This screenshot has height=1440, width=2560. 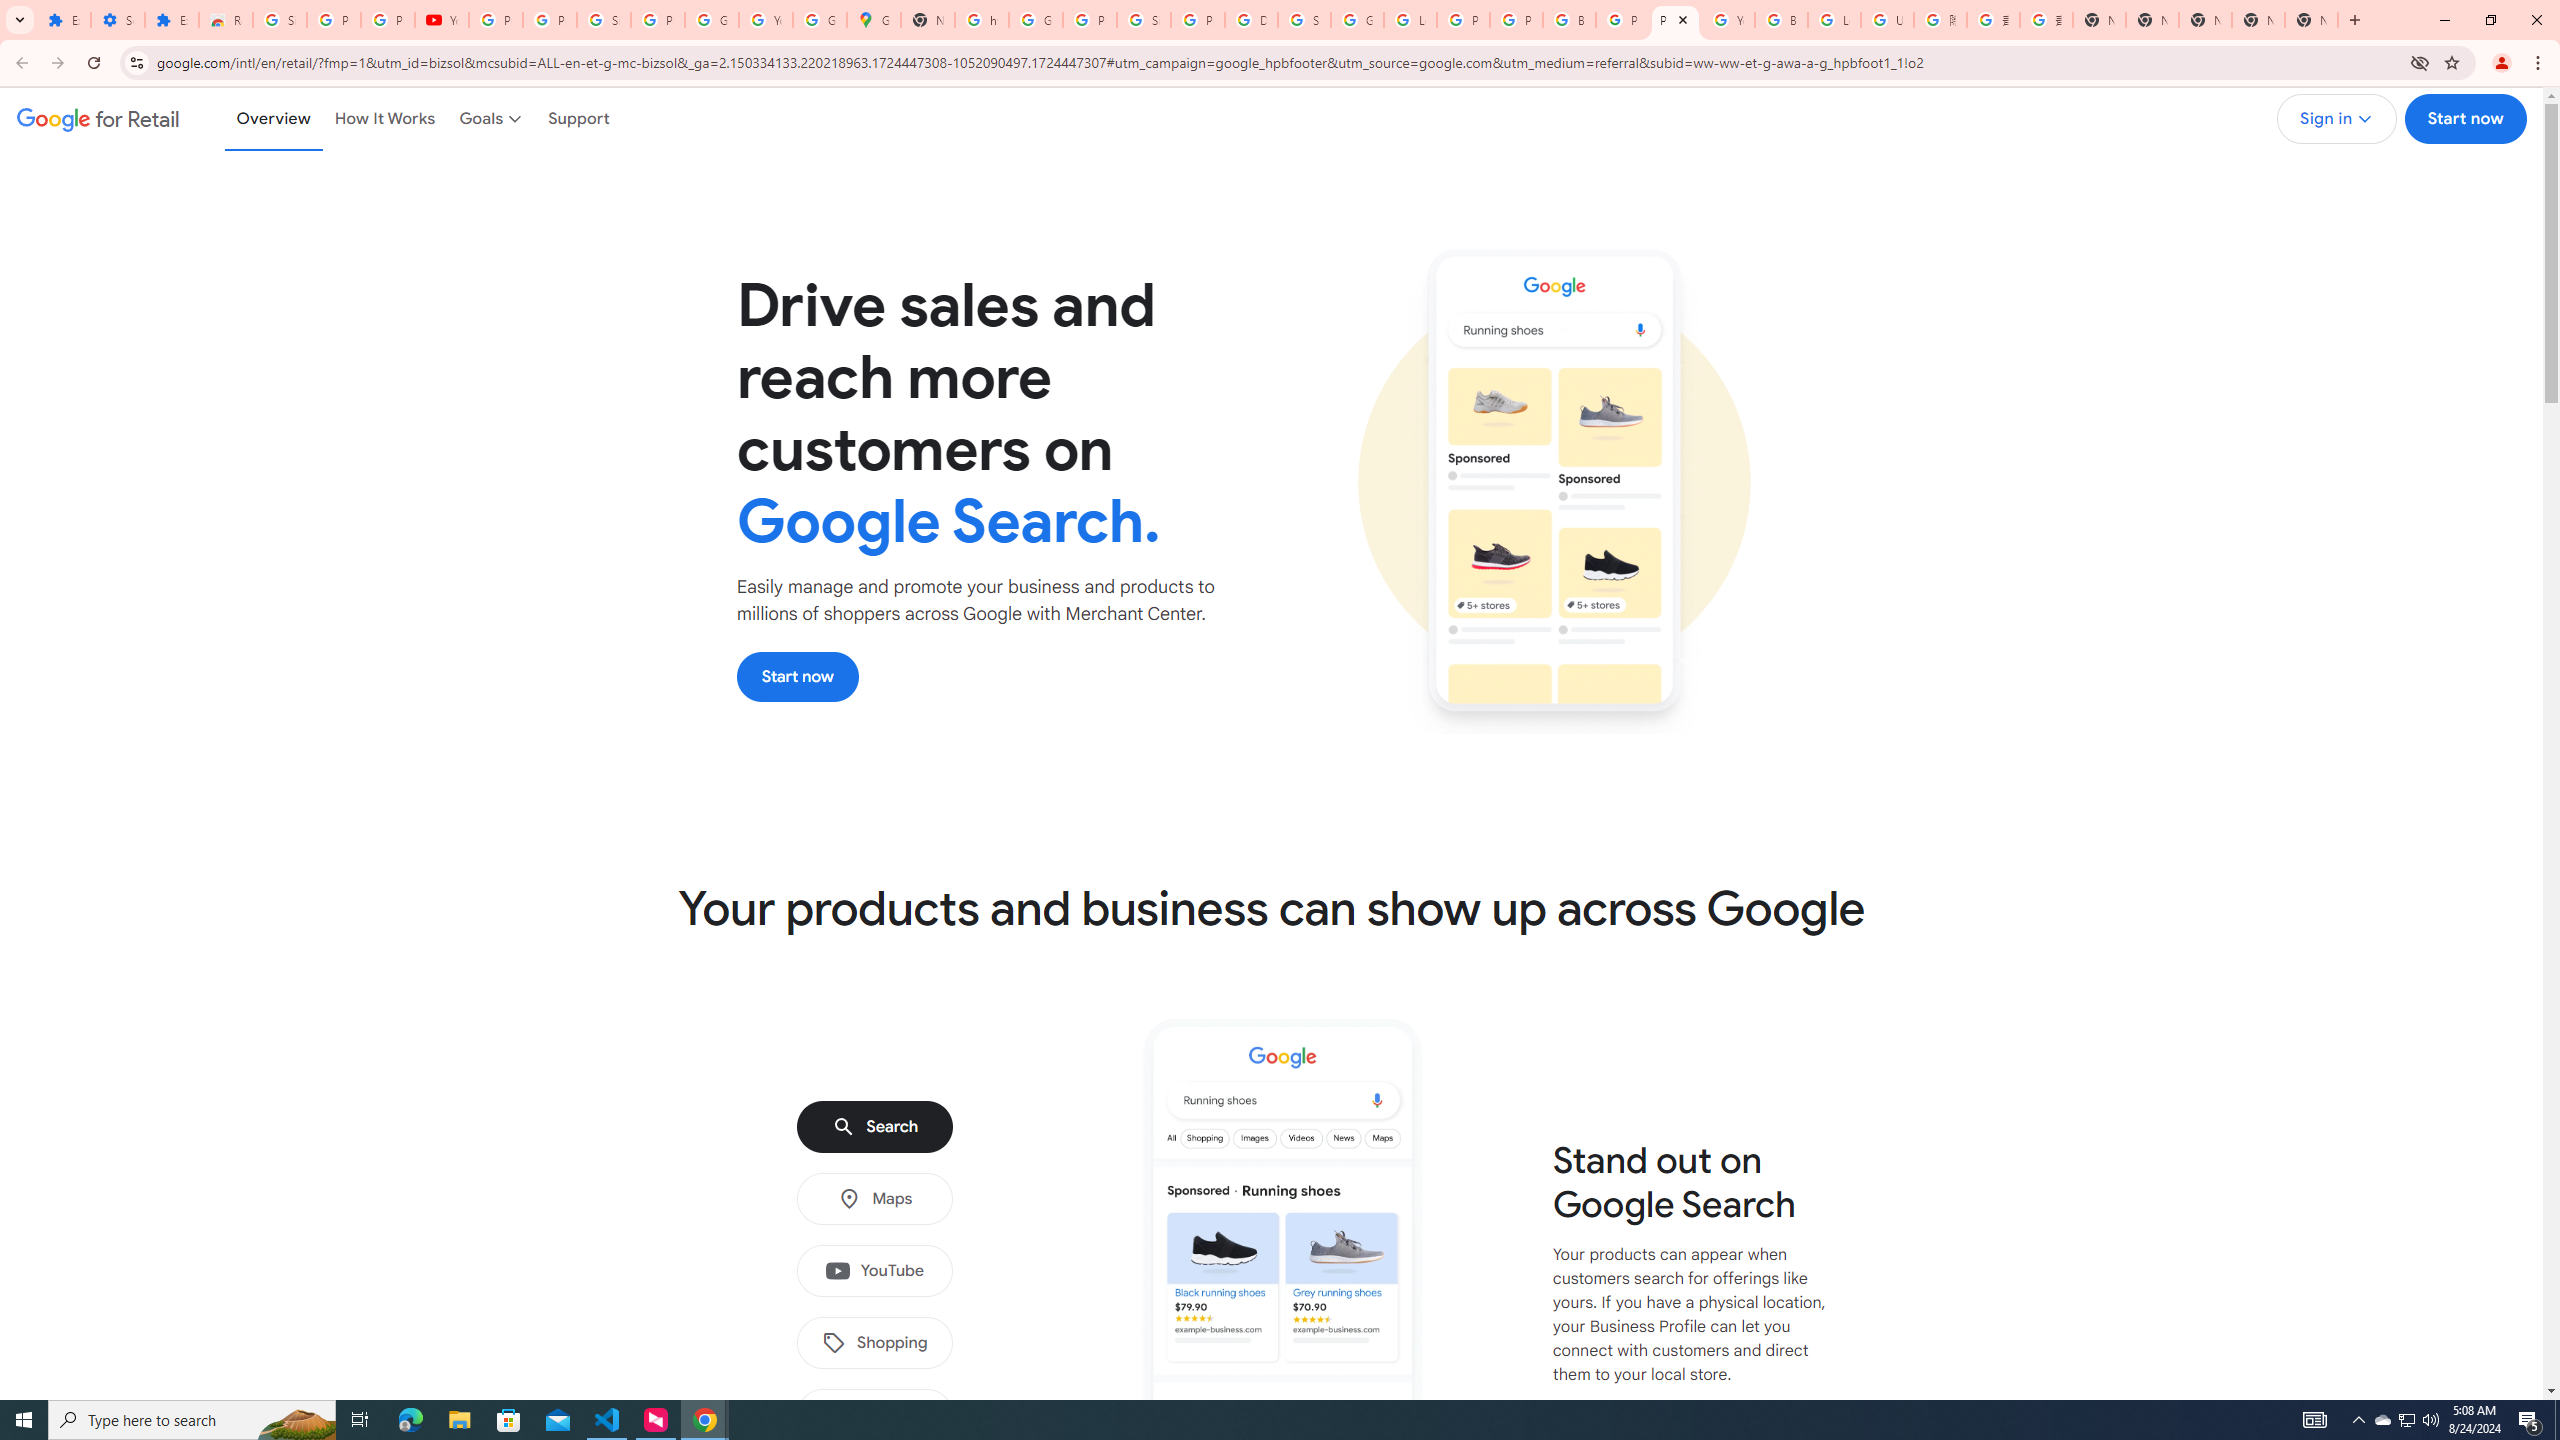 I want to click on 'How It Works', so click(x=384, y=118).